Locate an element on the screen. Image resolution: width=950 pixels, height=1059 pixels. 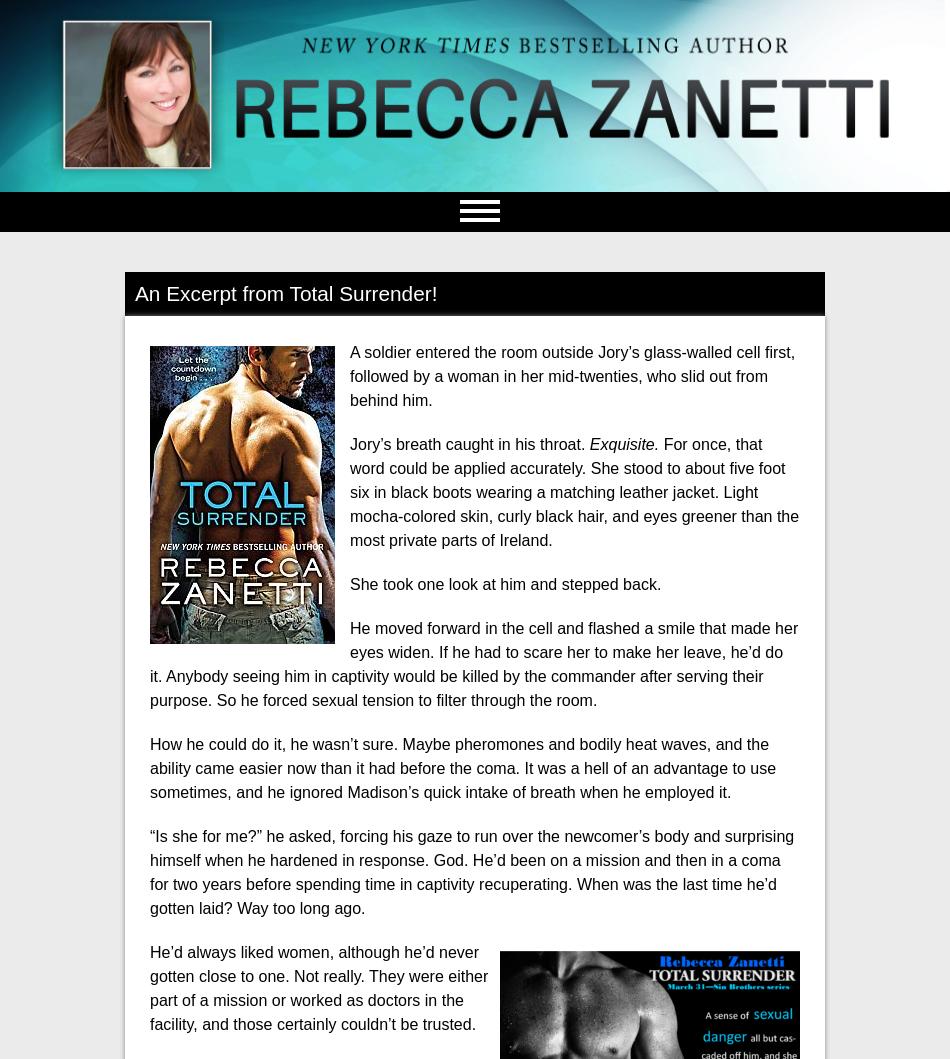
'“Is she for me?” he asked, forcing his gaze to run over the newcomer’s body and surprising himself when he hardened in response. God. He’d been on a mission and then in a coma for two years before spending time in captivity recuperating. When was the last time he’d gotten laid? Way too long ago.' is located at coordinates (470, 871).